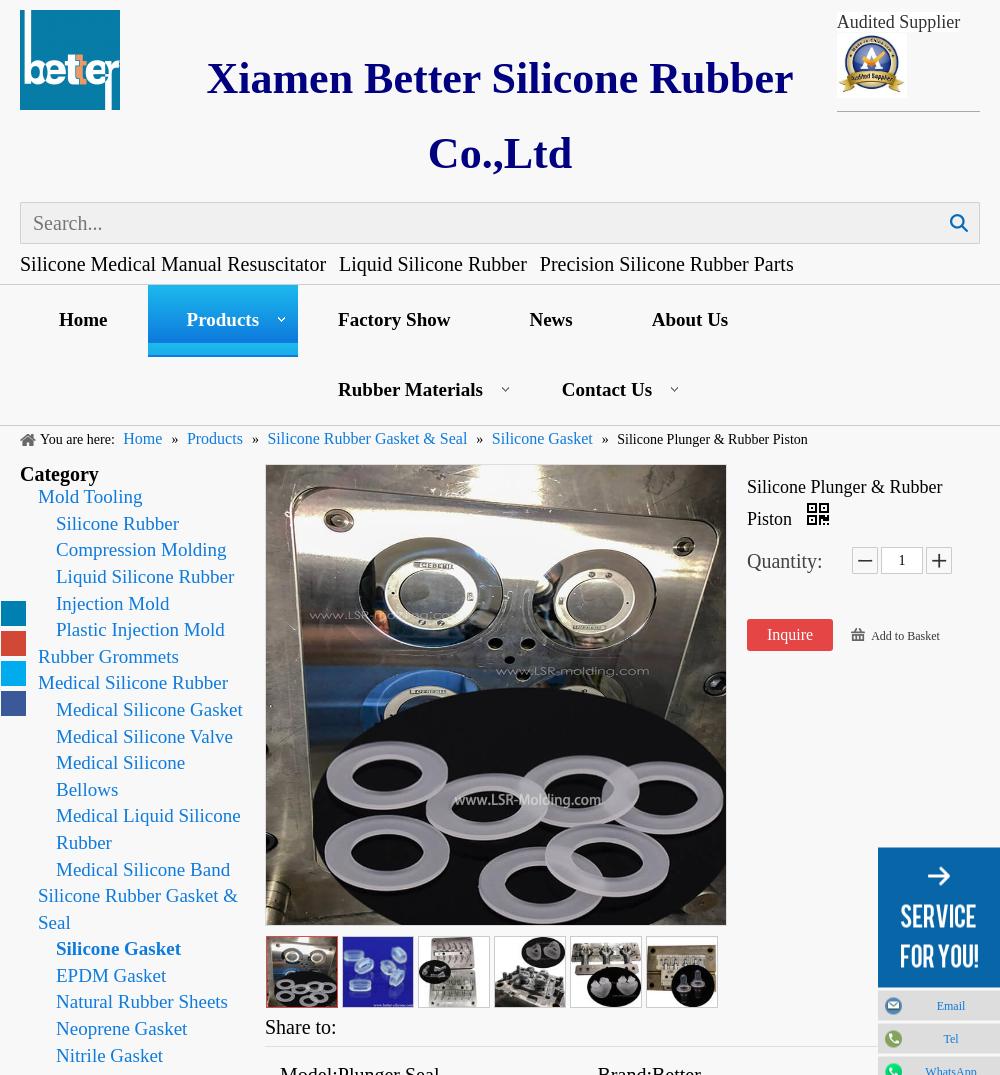 The width and height of the screenshot is (1000, 1075). I want to click on 'Mold Tooling', so click(38, 495).